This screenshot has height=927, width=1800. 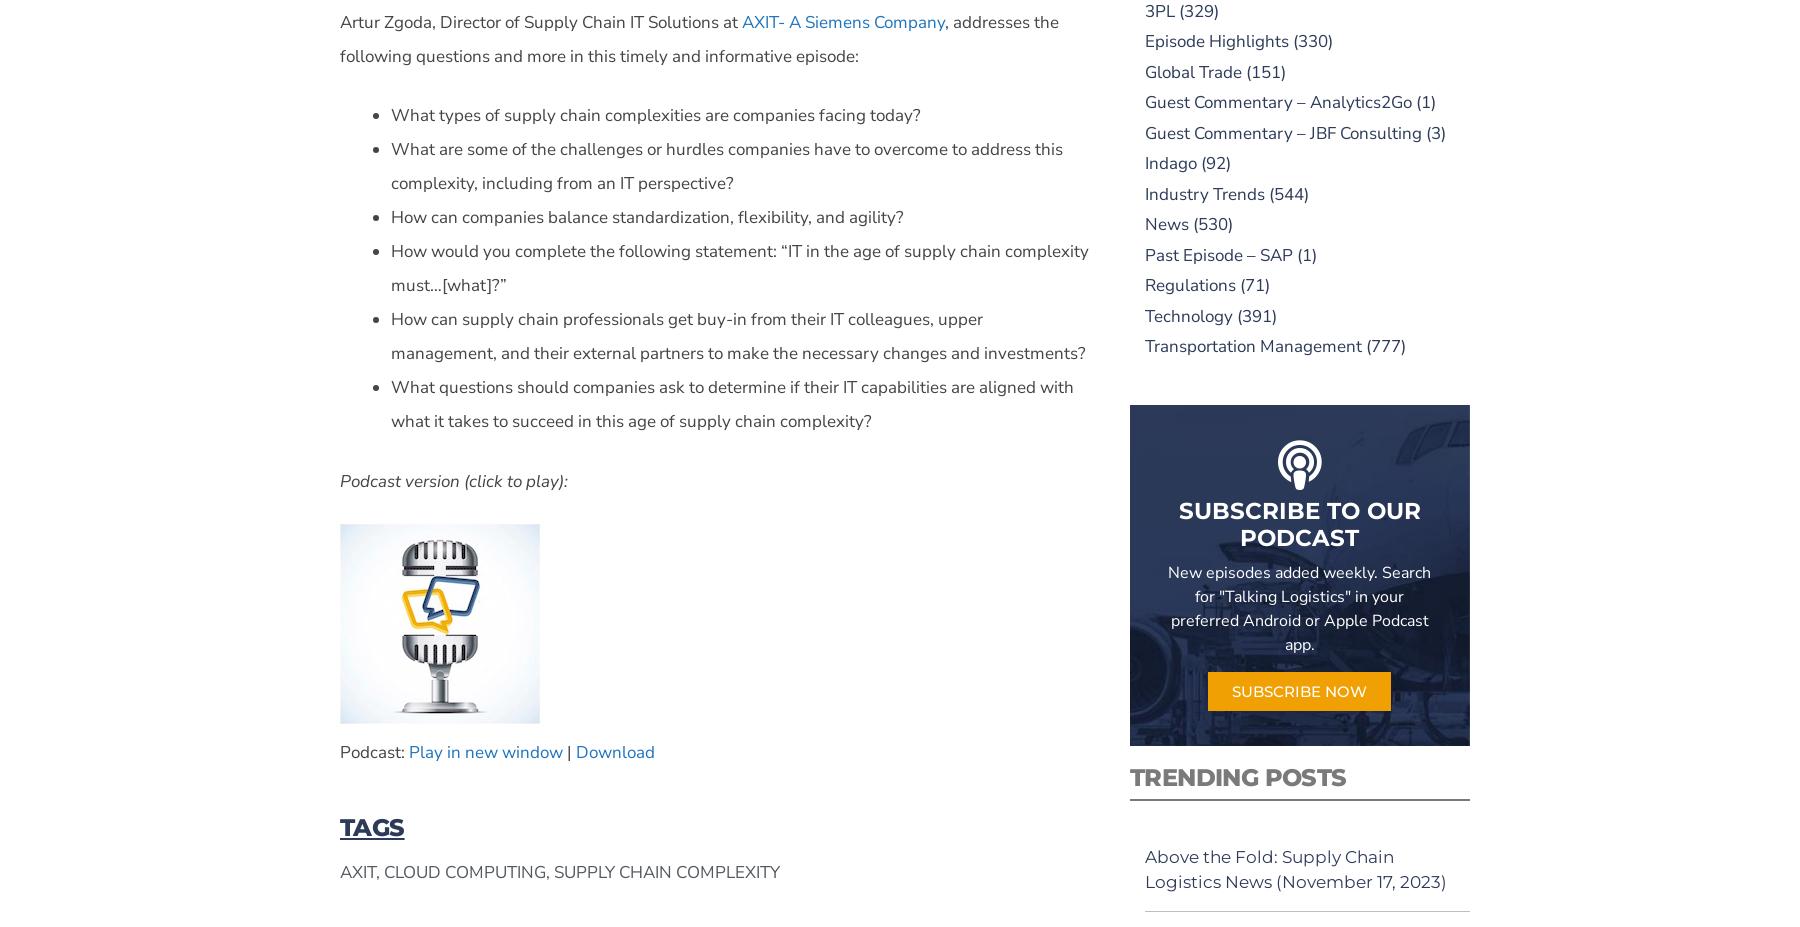 What do you see at coordinates (647, 217) in the screenshot?
I see `'How can companies balance standardization, flexibility, and agility?'` at bounding box center [647, 217].